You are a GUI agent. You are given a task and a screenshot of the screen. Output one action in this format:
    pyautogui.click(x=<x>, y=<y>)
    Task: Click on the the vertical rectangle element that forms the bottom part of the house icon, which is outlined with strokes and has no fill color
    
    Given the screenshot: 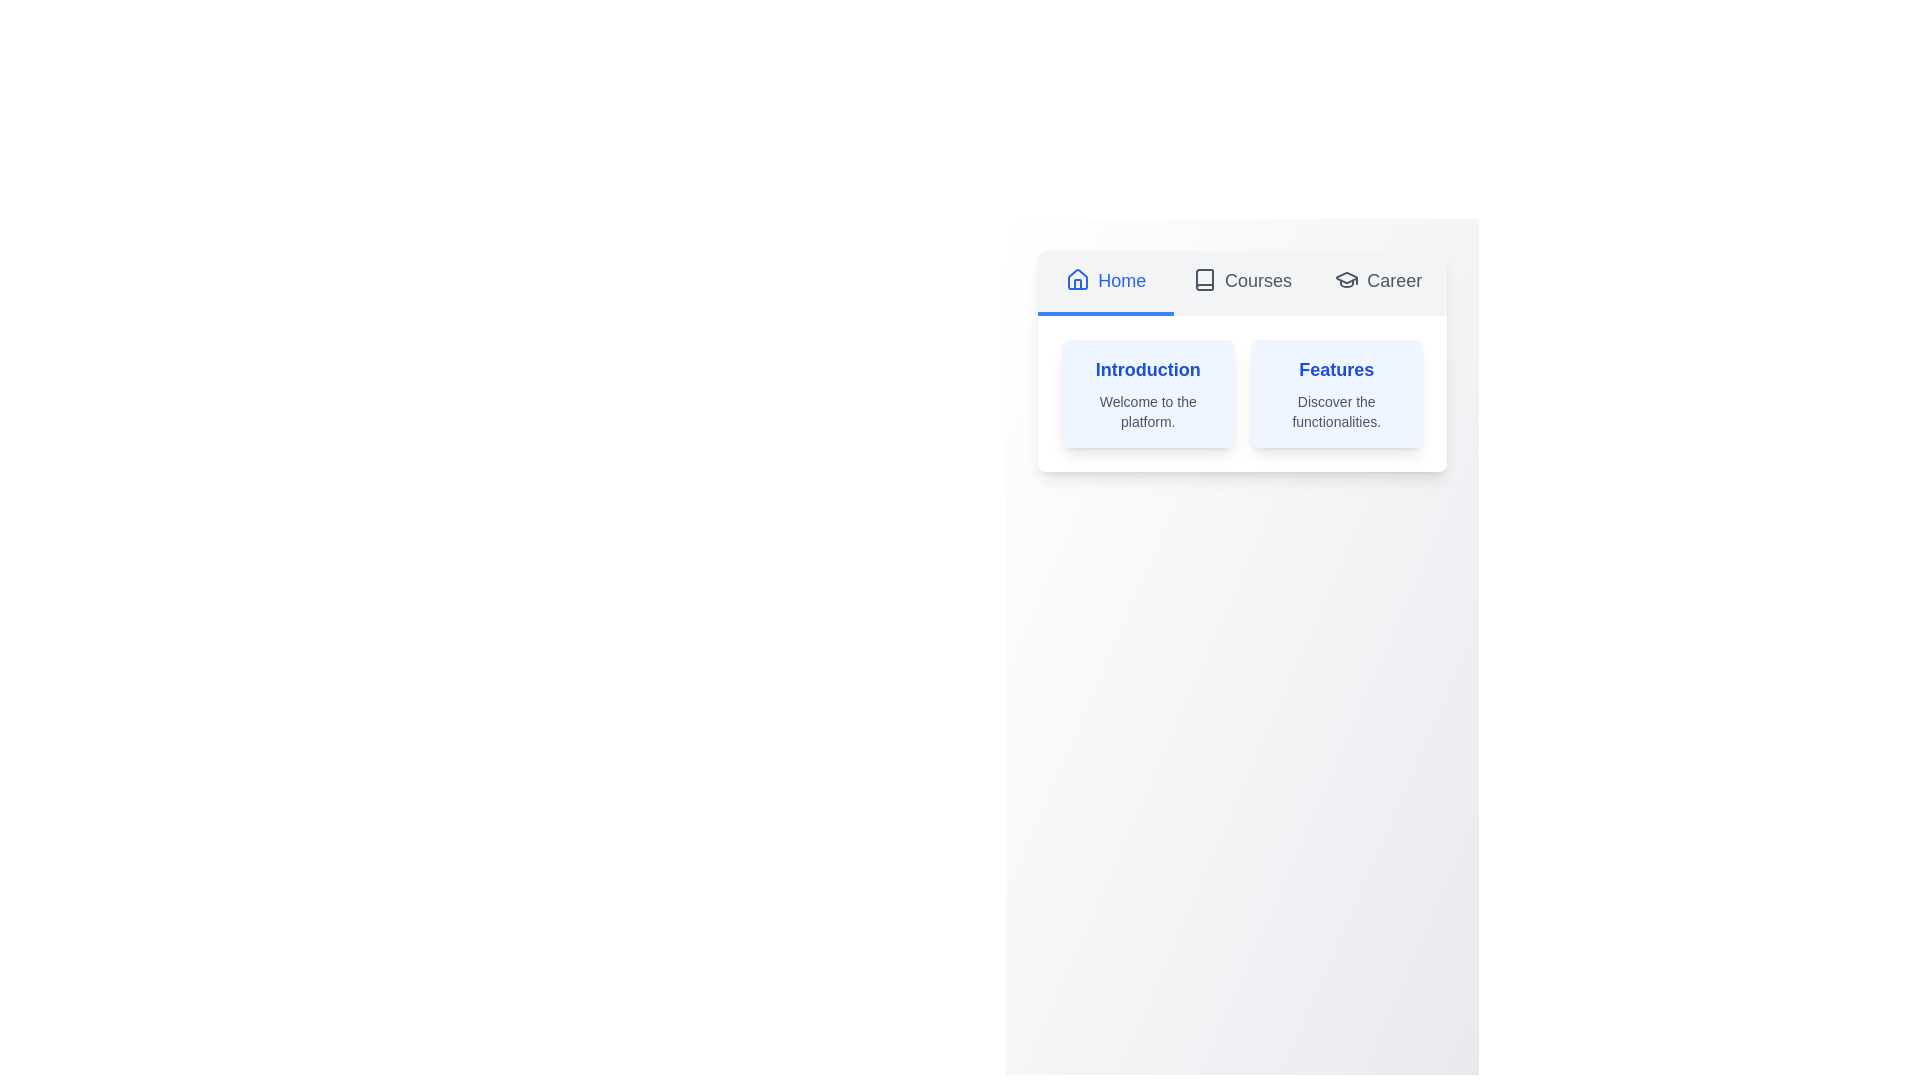 What is the action you would take?
    pyautogui.click(x=1077, y=284)
    